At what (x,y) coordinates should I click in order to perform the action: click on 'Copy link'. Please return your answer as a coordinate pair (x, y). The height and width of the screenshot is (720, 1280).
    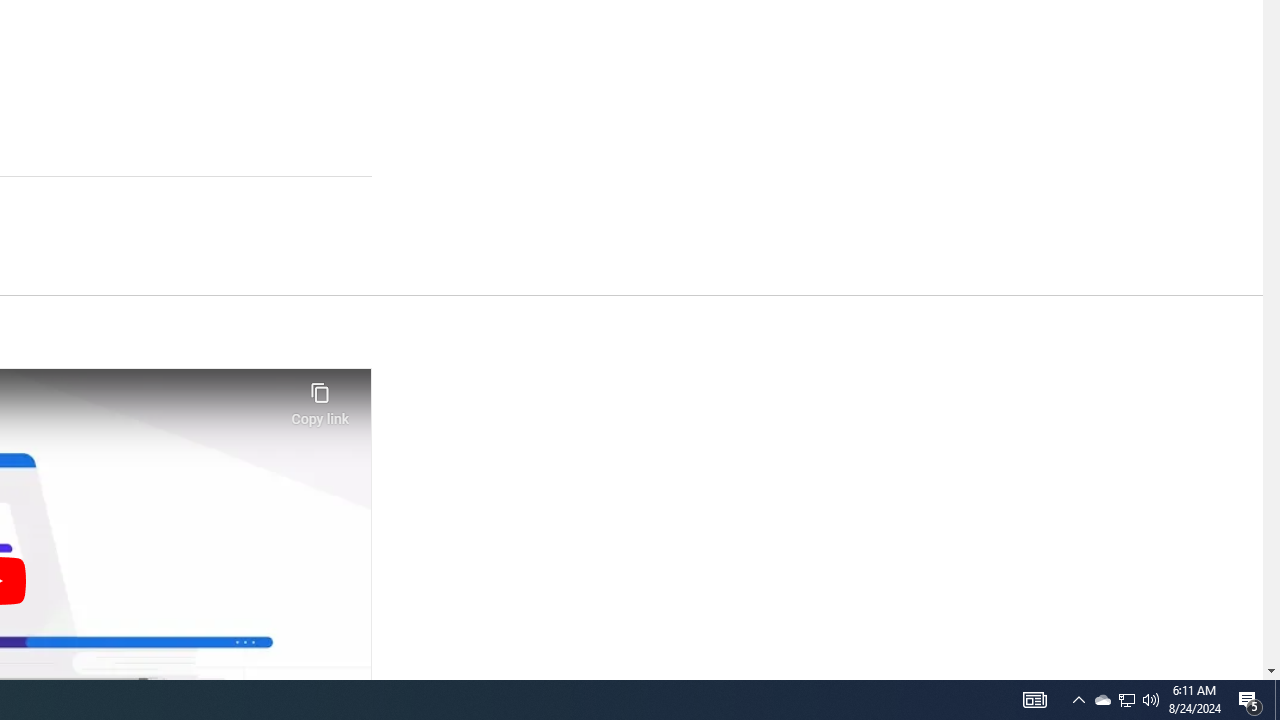
    Looking at the image, I should click on (320, 398).